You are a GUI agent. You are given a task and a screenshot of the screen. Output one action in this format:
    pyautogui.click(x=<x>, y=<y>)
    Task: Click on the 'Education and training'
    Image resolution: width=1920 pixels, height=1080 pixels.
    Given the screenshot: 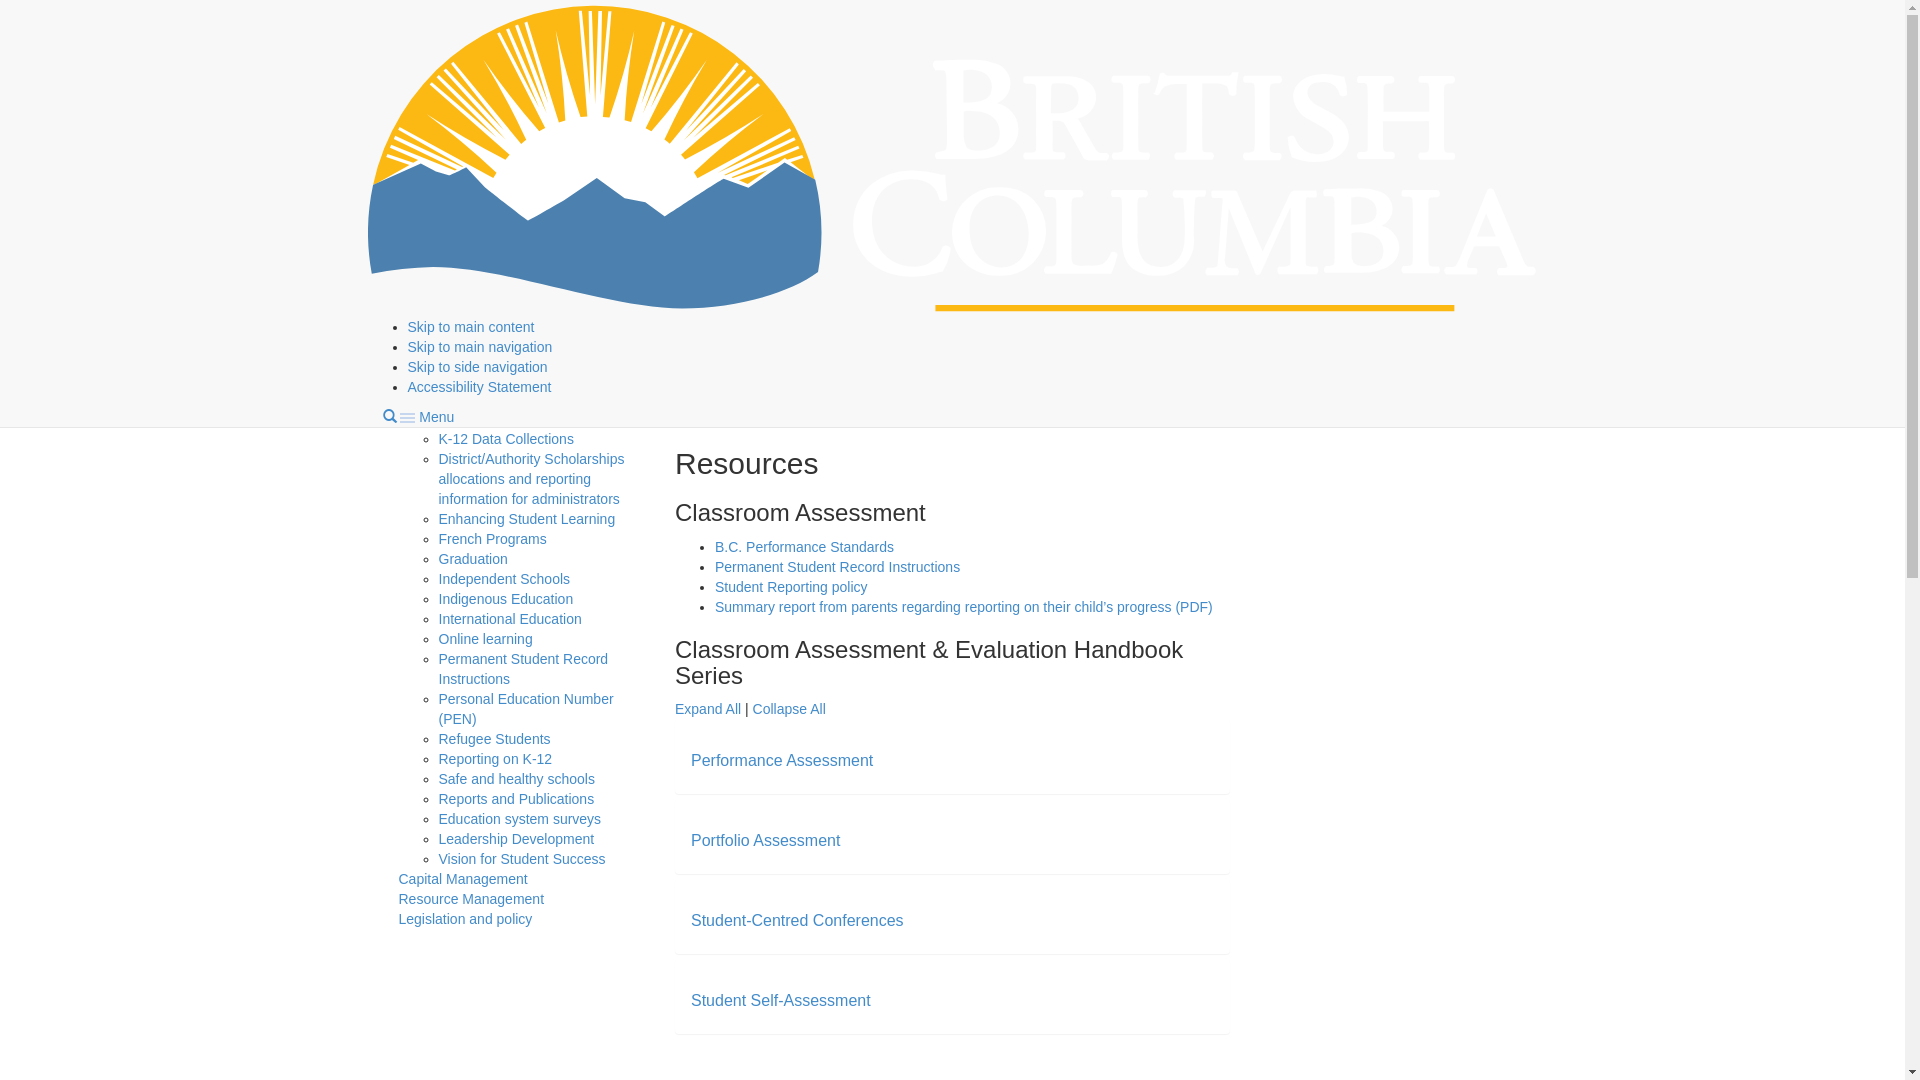 What is the action you would take?
    pyautogui.click(x=526, y=18)
    